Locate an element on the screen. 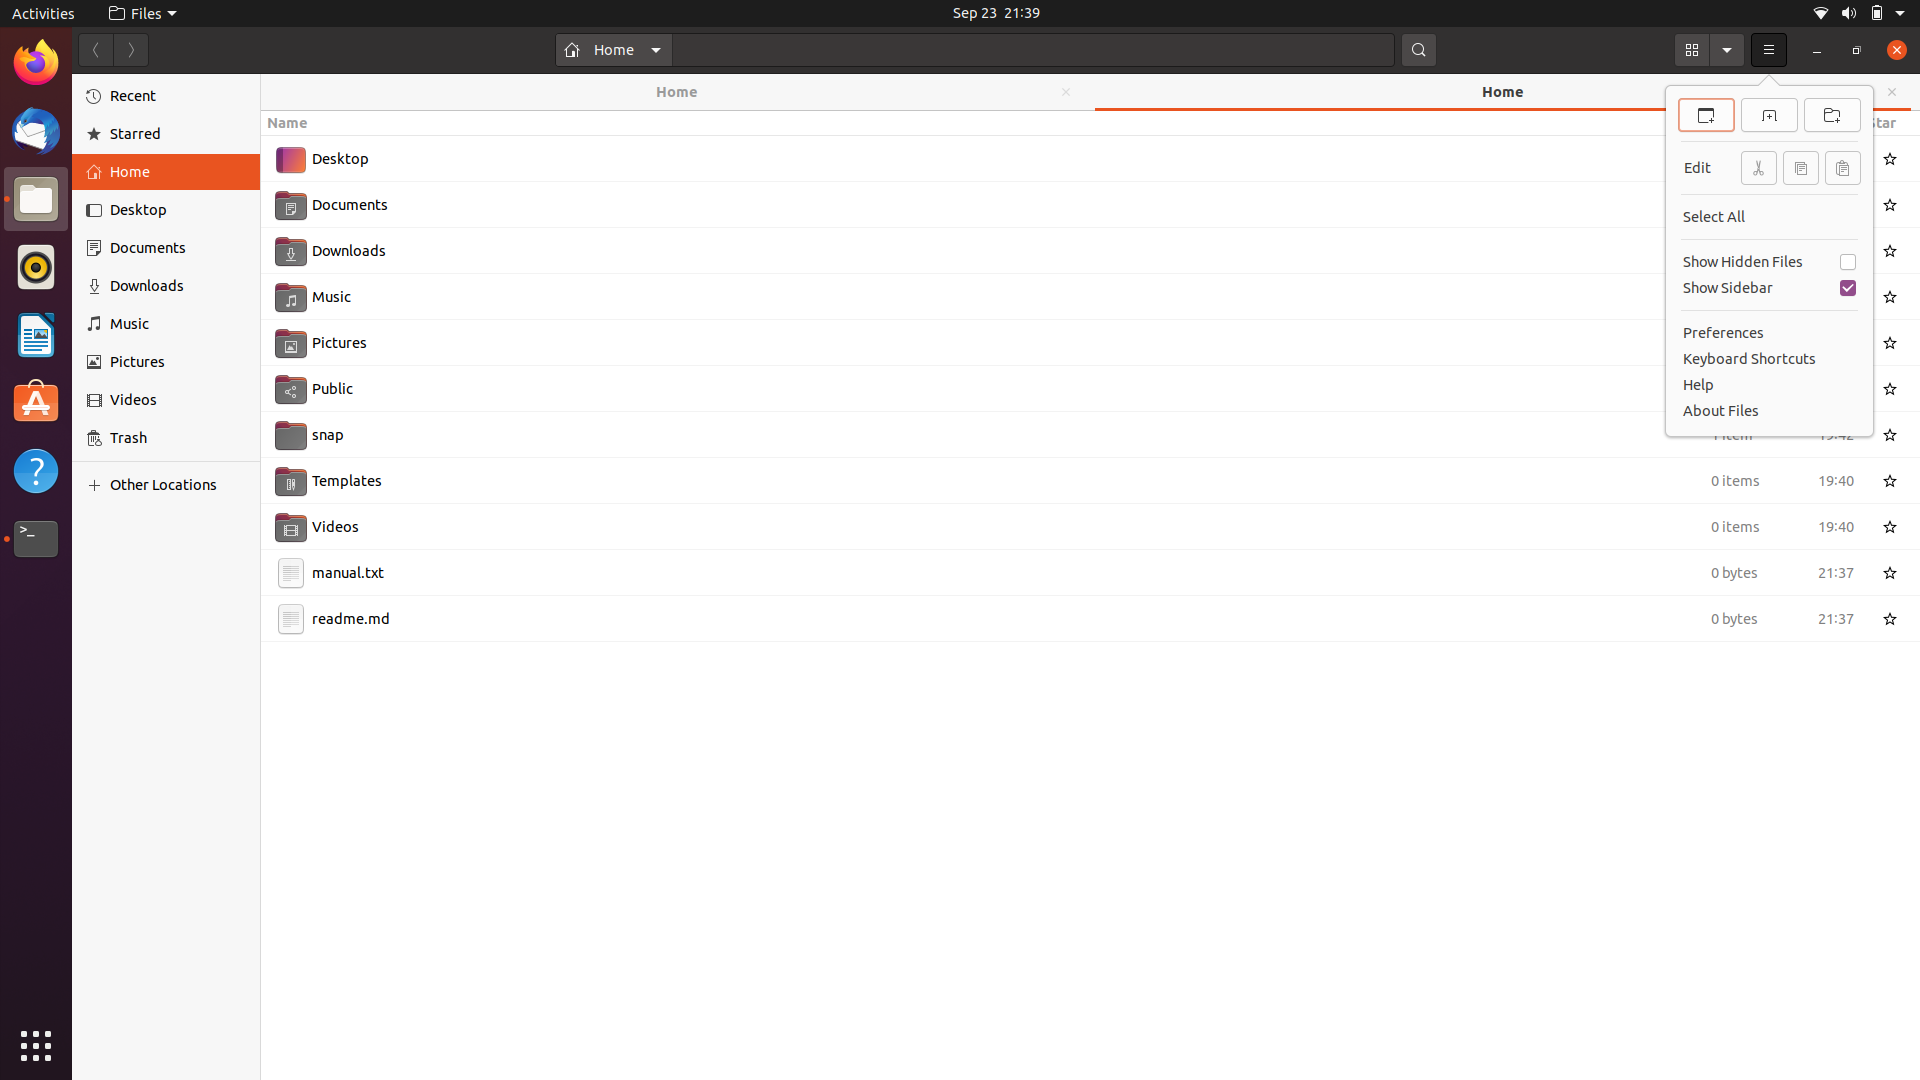  Use the keyboard keys to select the second option from the menu that is accessed by a mouse click is located at coordinates (1769, 49).